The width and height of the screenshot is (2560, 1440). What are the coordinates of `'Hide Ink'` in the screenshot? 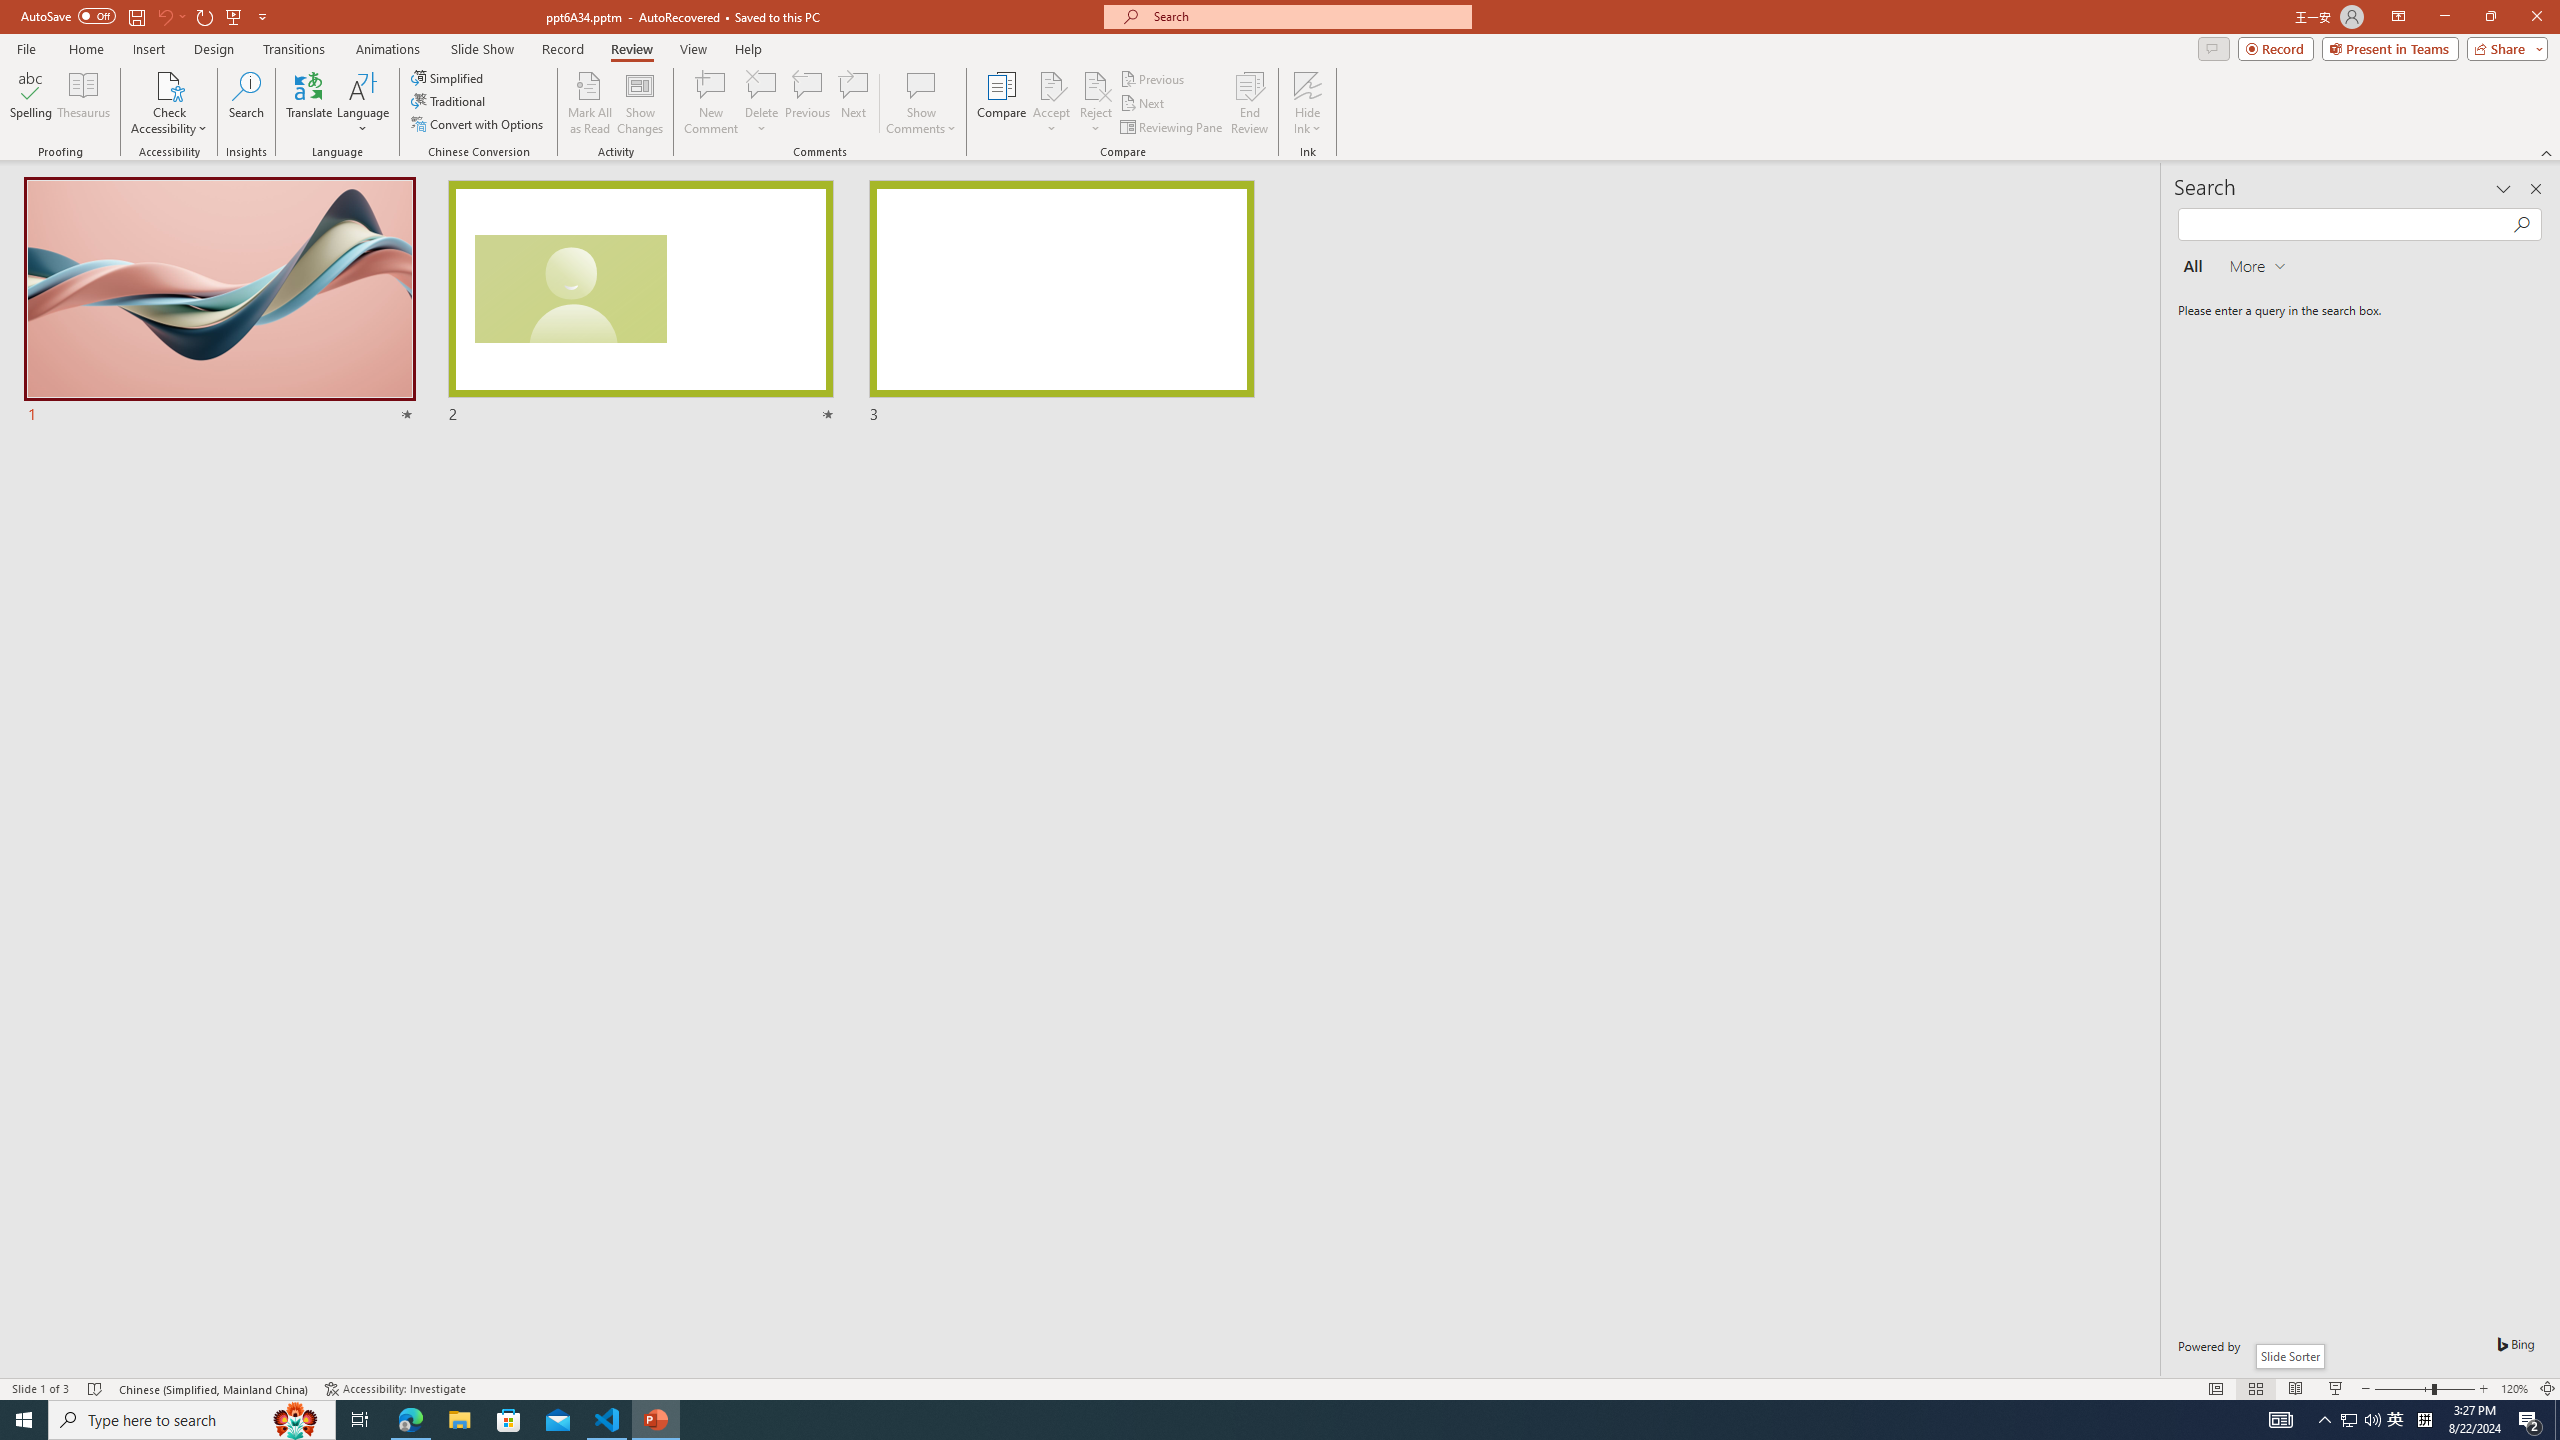 It's located at (1308, 84).